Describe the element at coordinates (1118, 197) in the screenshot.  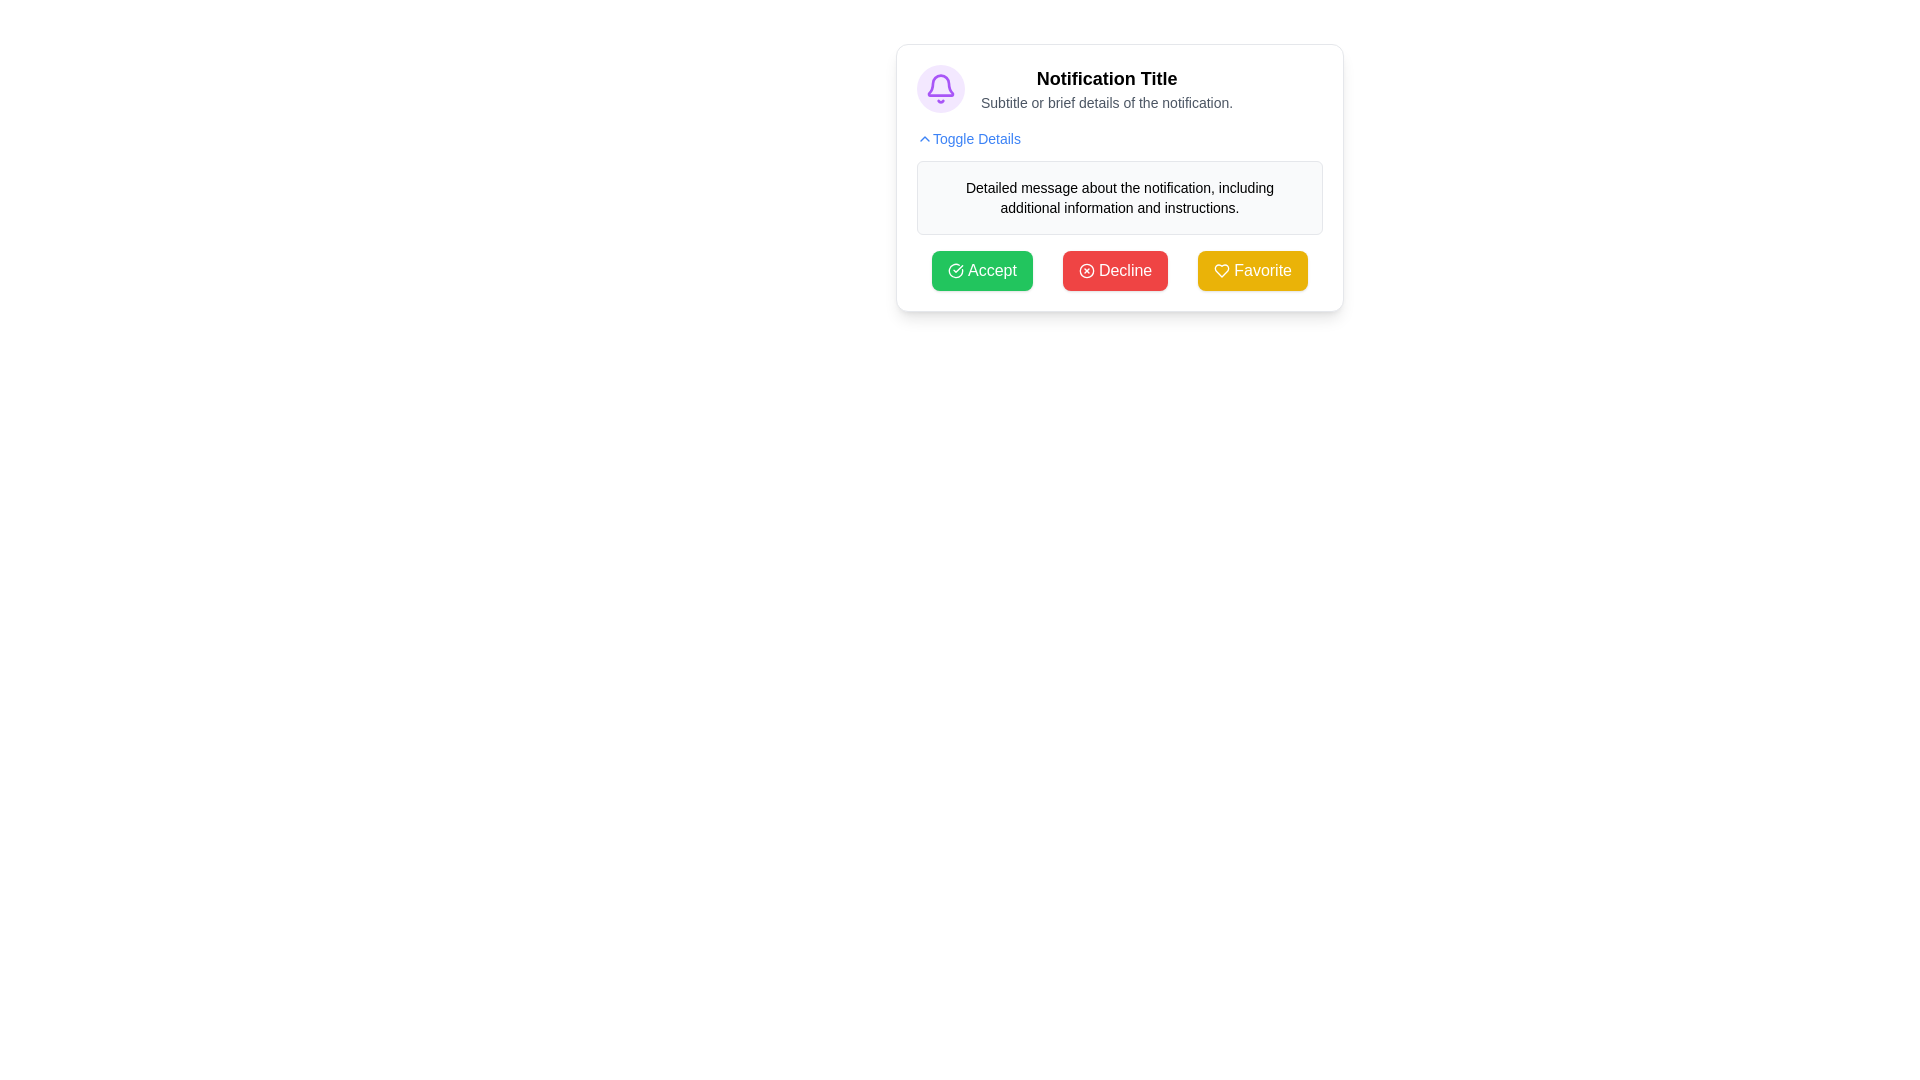
I see `the informational text box located in the lower half of the notification card window, positioned directly below the 'Toggle Details' link and above the action buttons` at that location.